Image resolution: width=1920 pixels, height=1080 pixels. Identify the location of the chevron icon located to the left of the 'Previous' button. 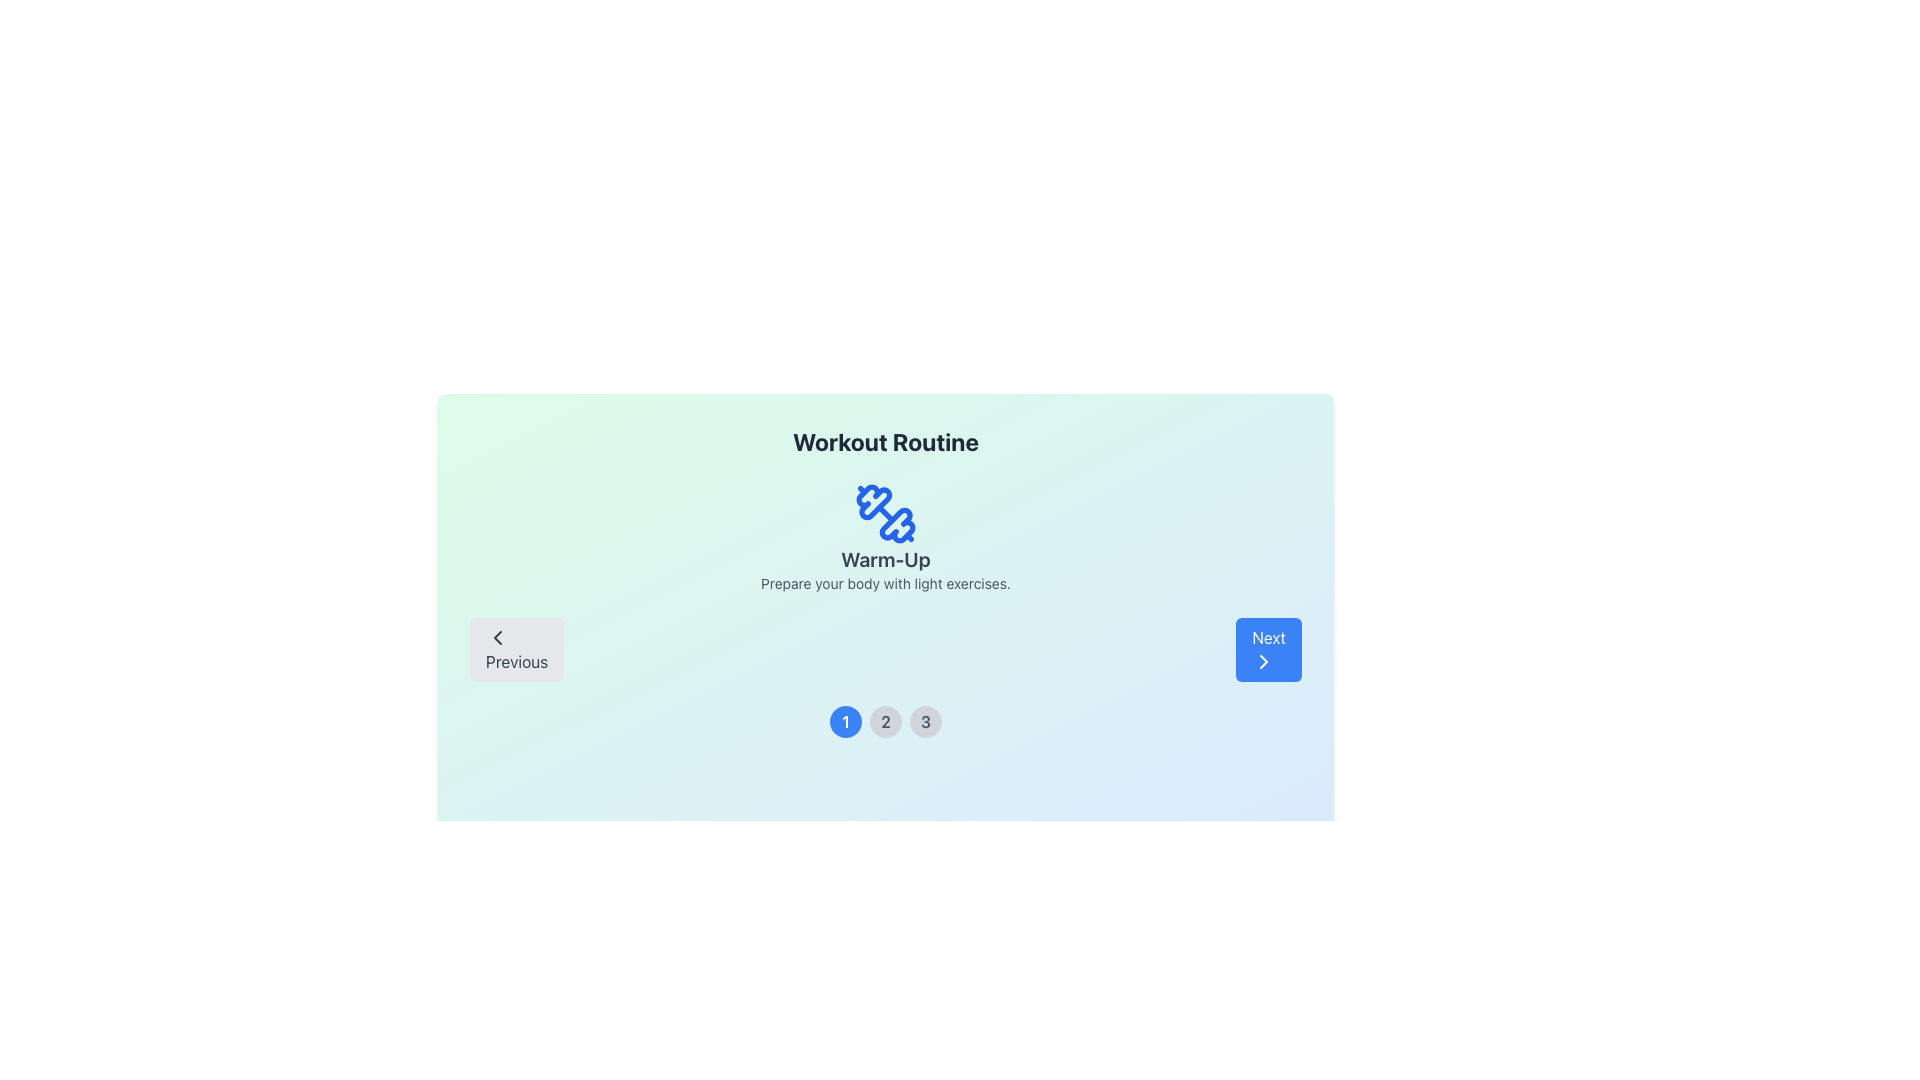
(498, 637).